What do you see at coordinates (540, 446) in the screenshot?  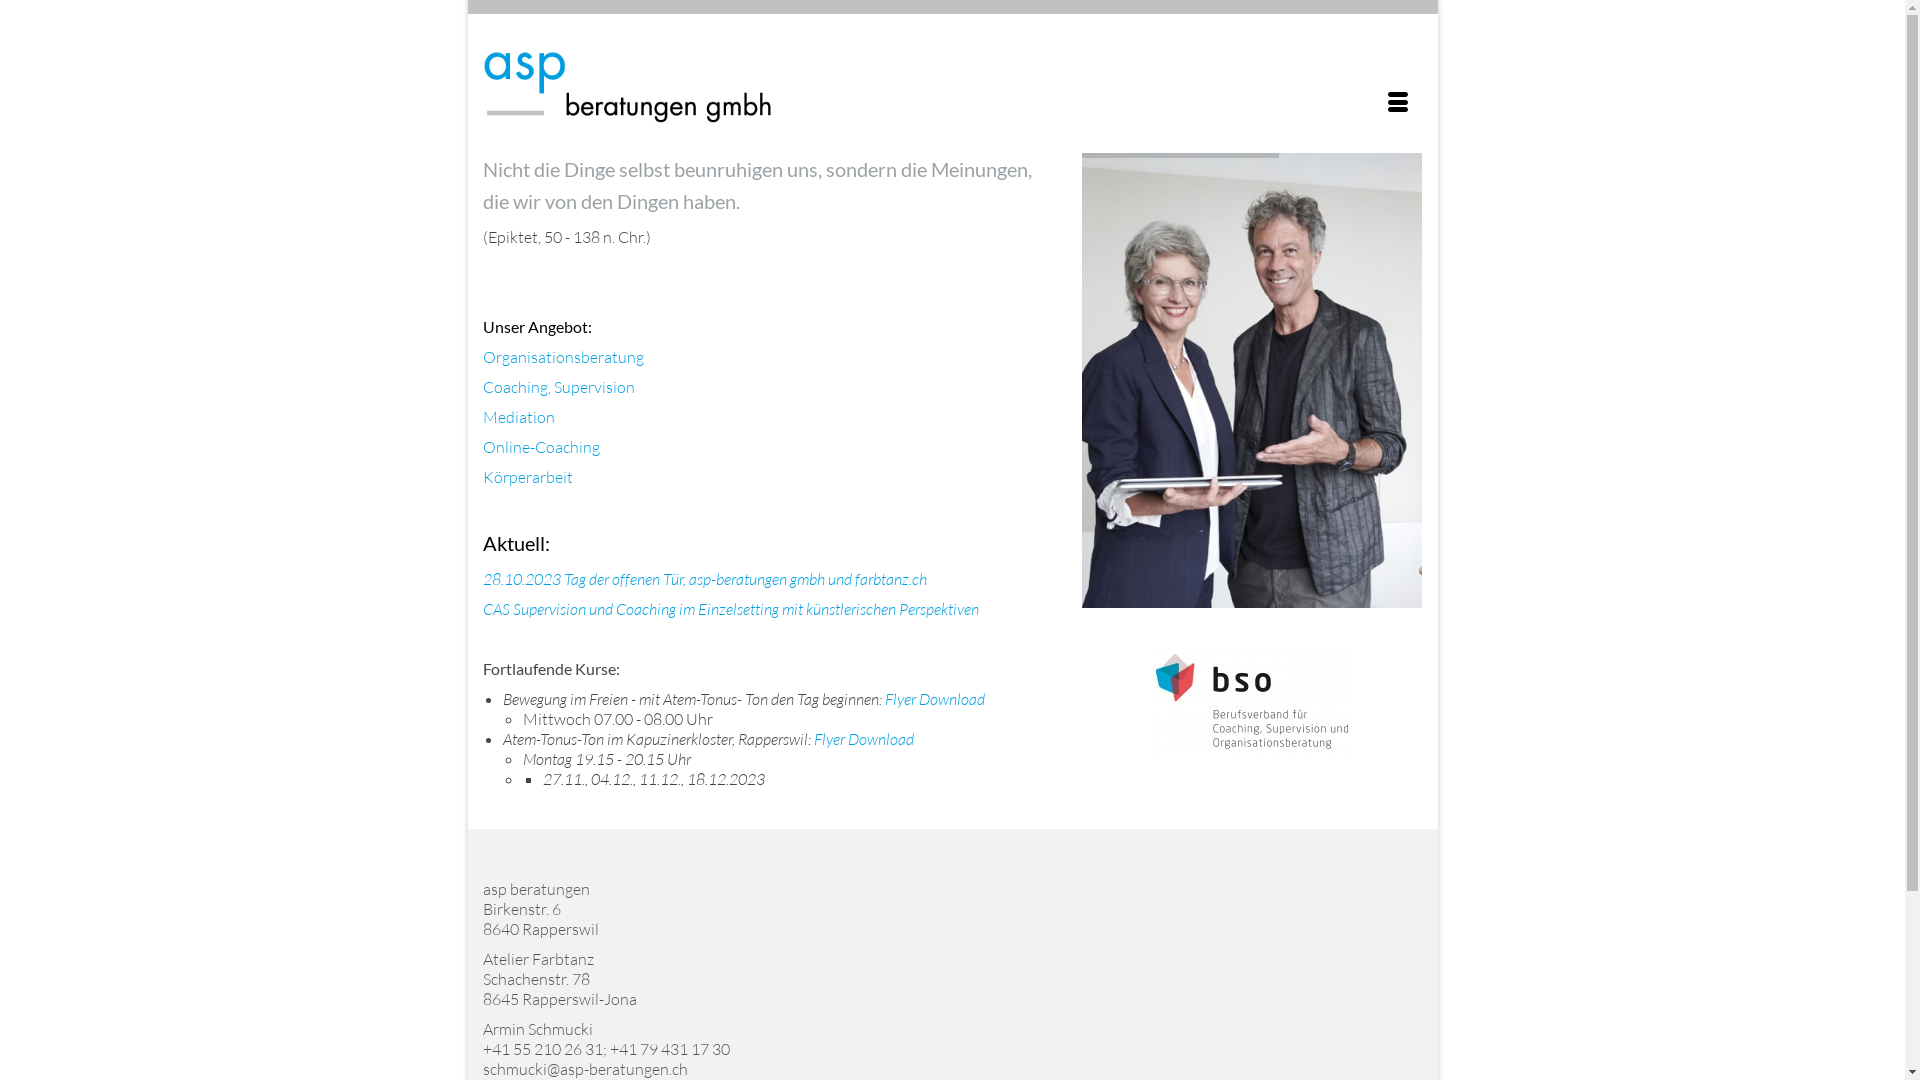 I see `'Online-Coaching'` at bounding box center [540, 446].